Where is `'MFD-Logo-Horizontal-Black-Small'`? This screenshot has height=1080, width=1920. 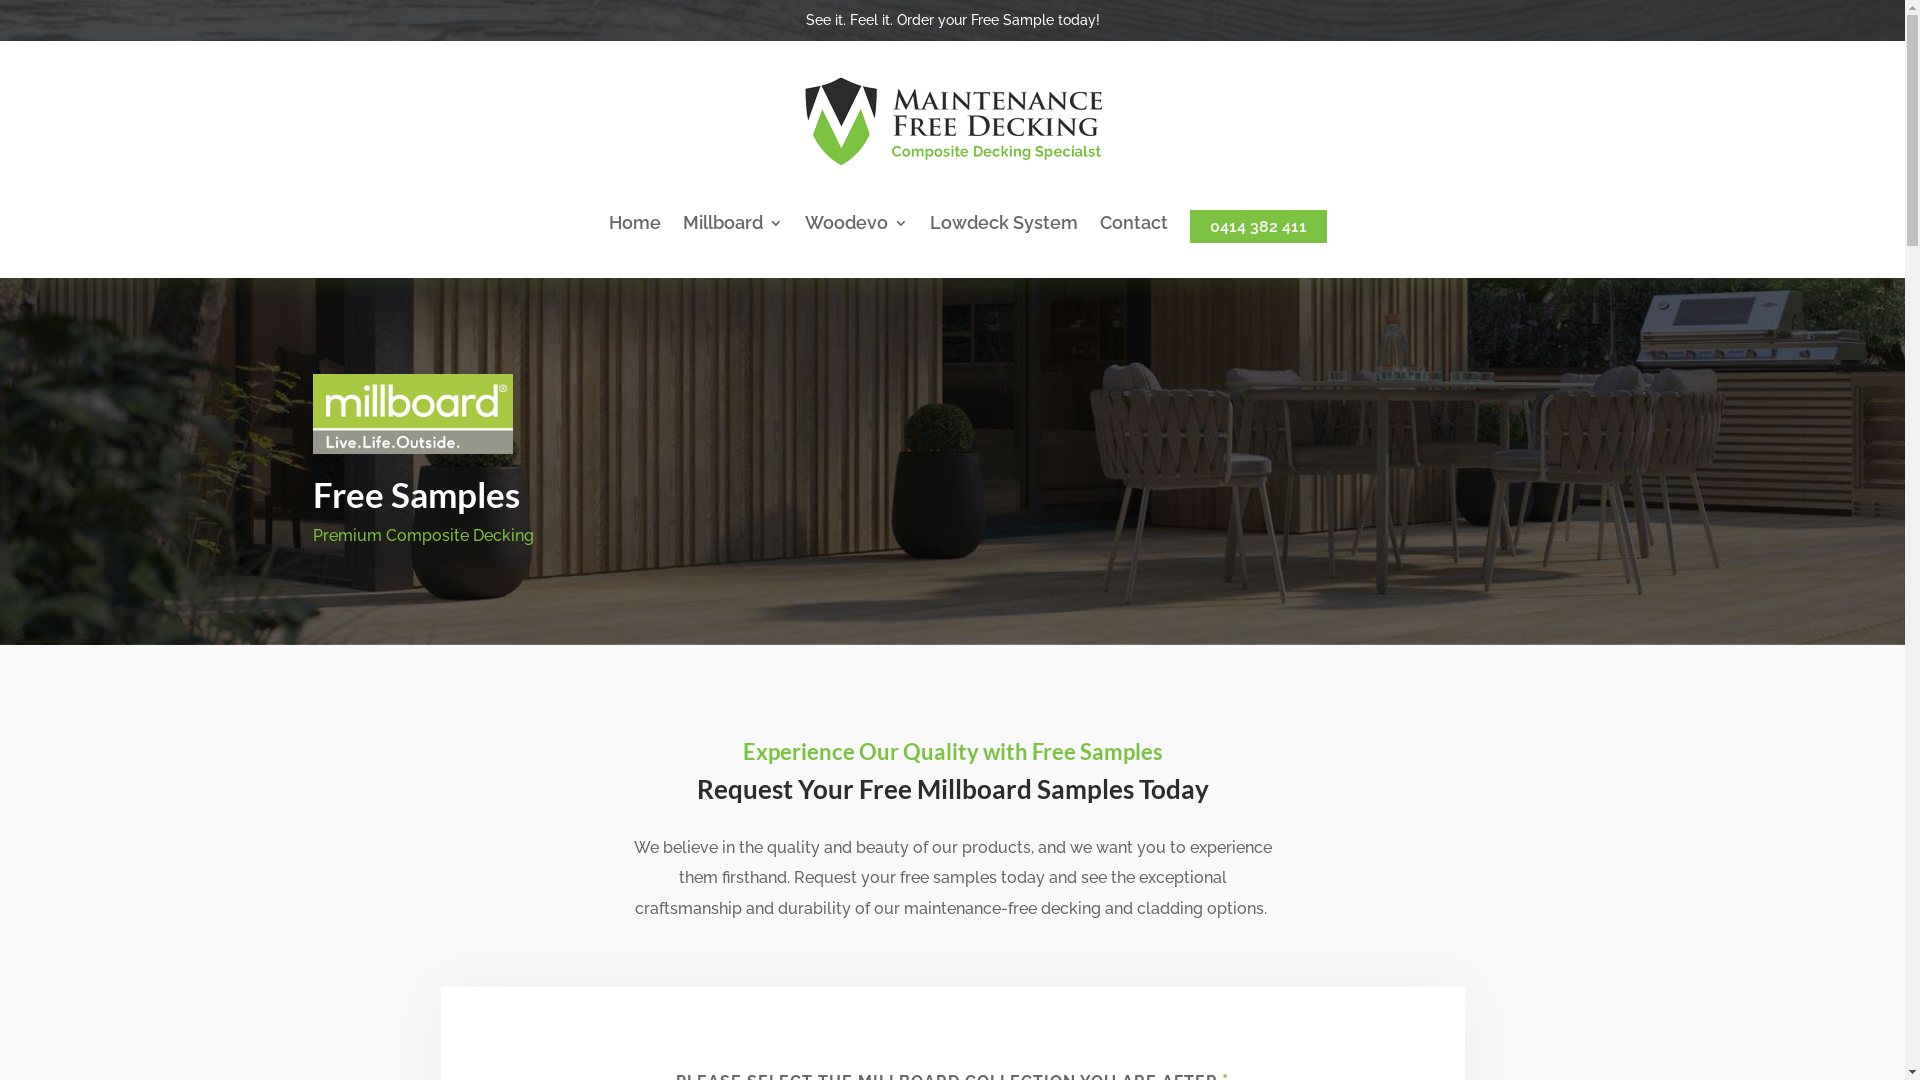 'MFD-Logo-Horizontal-Black-Small' is located at coordinates (950, 121).